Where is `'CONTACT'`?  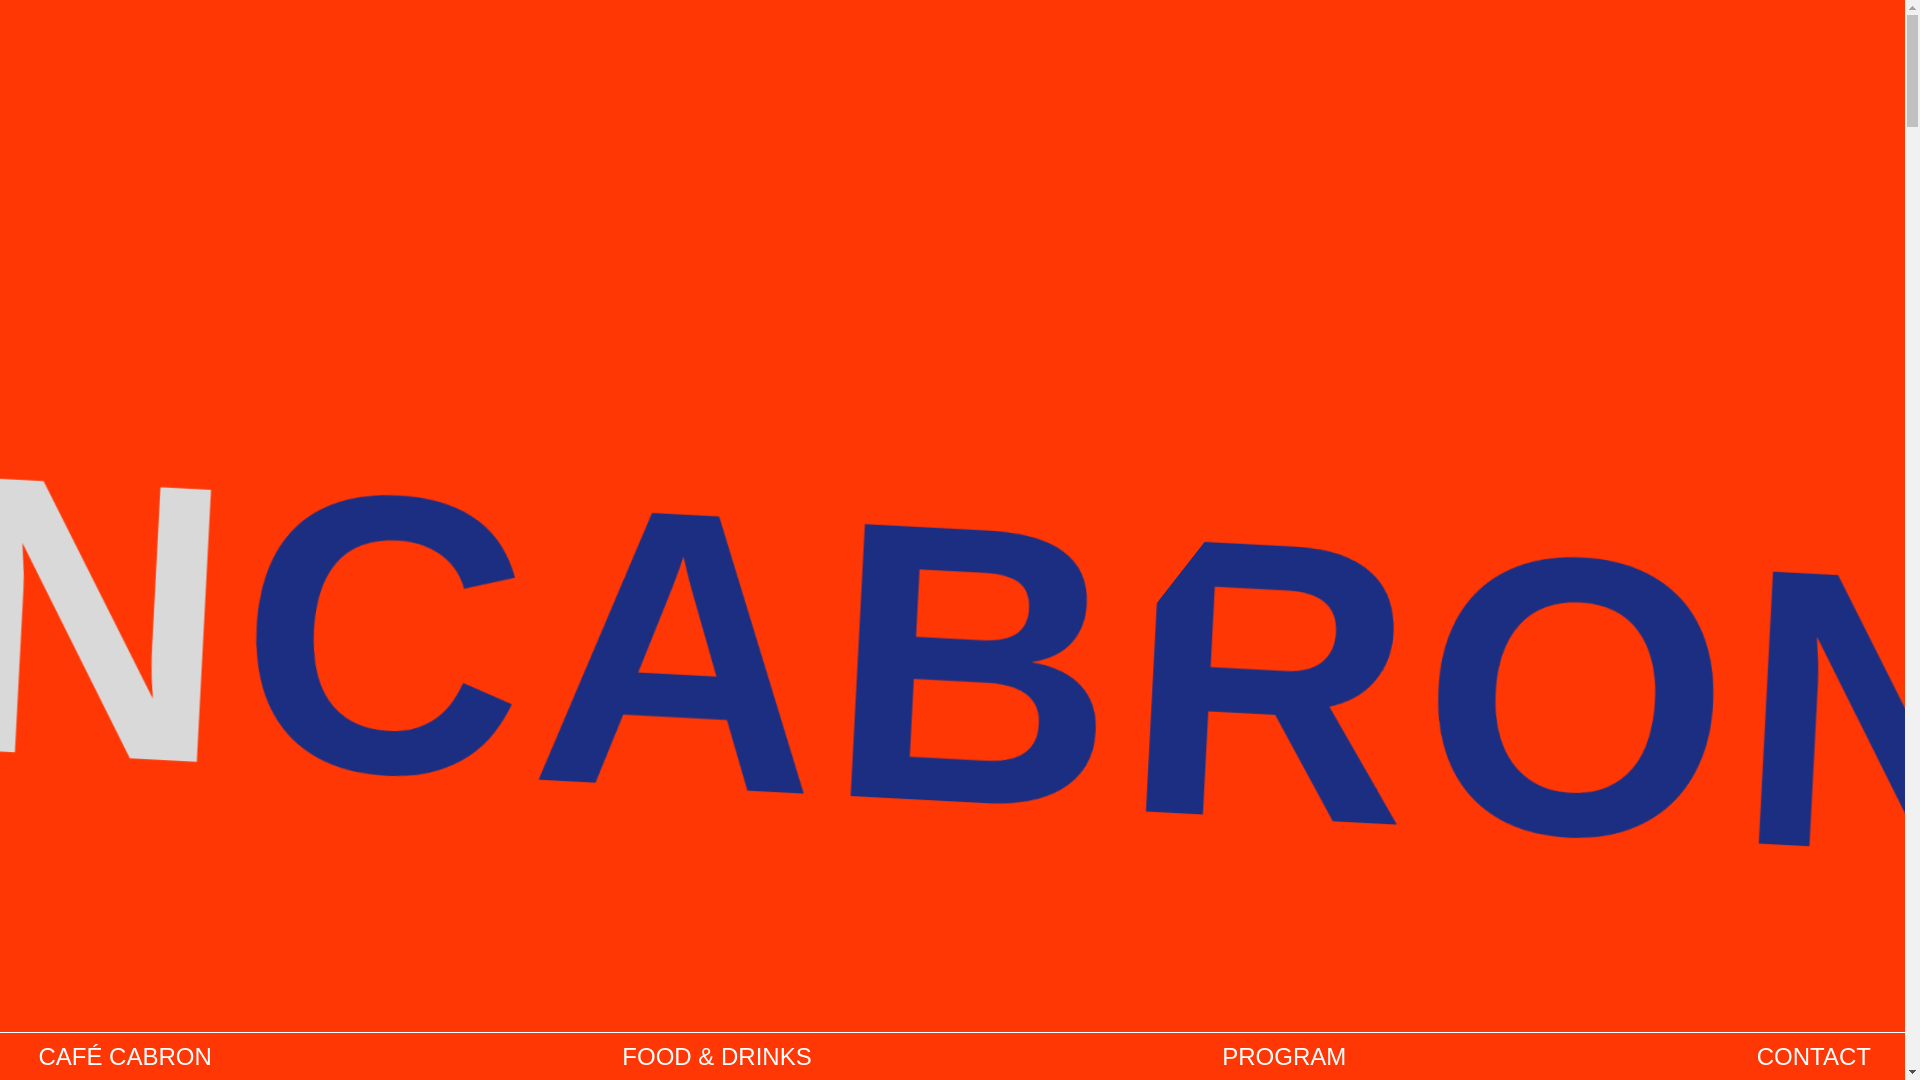 'CONTACT' is located at coordinates (1816, 1055).